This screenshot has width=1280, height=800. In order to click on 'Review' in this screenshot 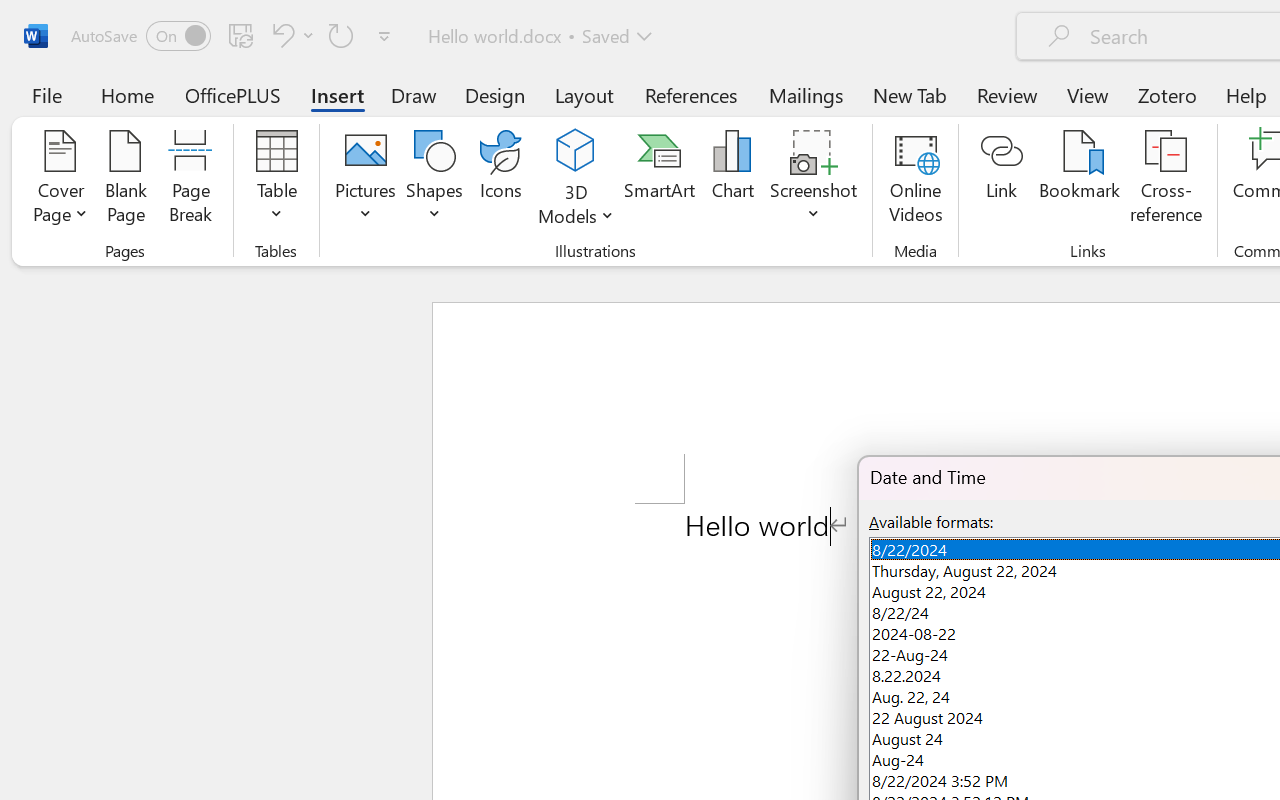, I will do `click(1007, 94)`.